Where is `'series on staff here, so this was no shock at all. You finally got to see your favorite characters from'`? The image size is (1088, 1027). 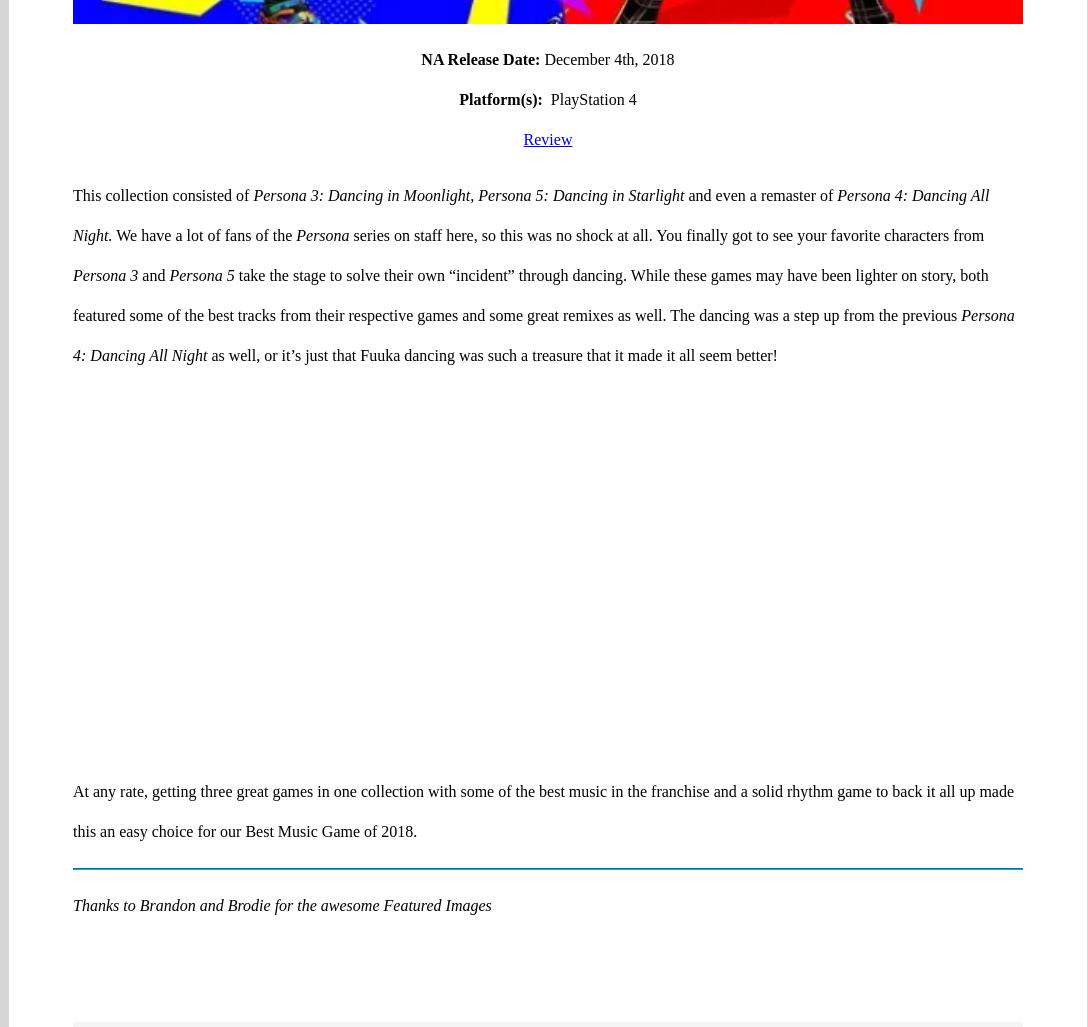
'series on staff here, so this was no shock at all. You finally got to see your favorite characters from' is located at coordinates (666, 157).